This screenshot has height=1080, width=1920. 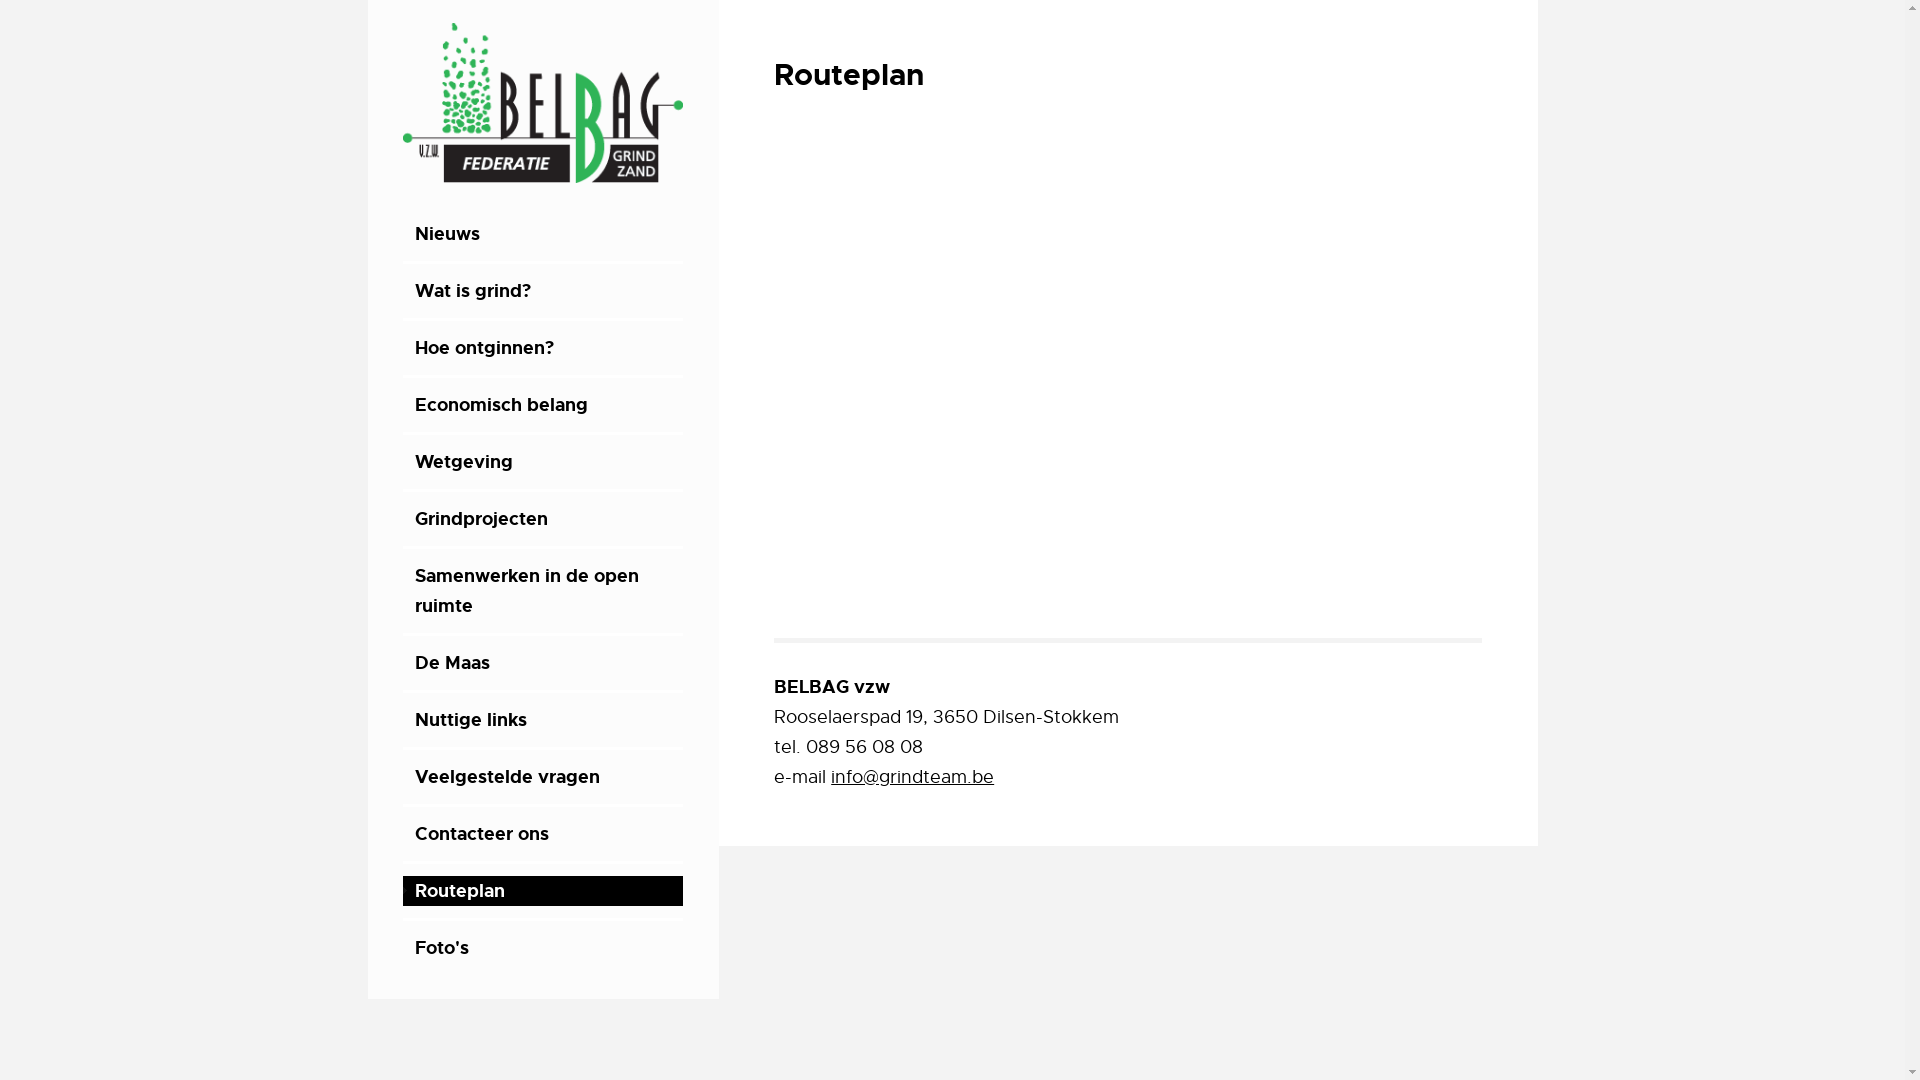 I want to click on 'Veelgestelde vragen', so click(x=543, y=775).